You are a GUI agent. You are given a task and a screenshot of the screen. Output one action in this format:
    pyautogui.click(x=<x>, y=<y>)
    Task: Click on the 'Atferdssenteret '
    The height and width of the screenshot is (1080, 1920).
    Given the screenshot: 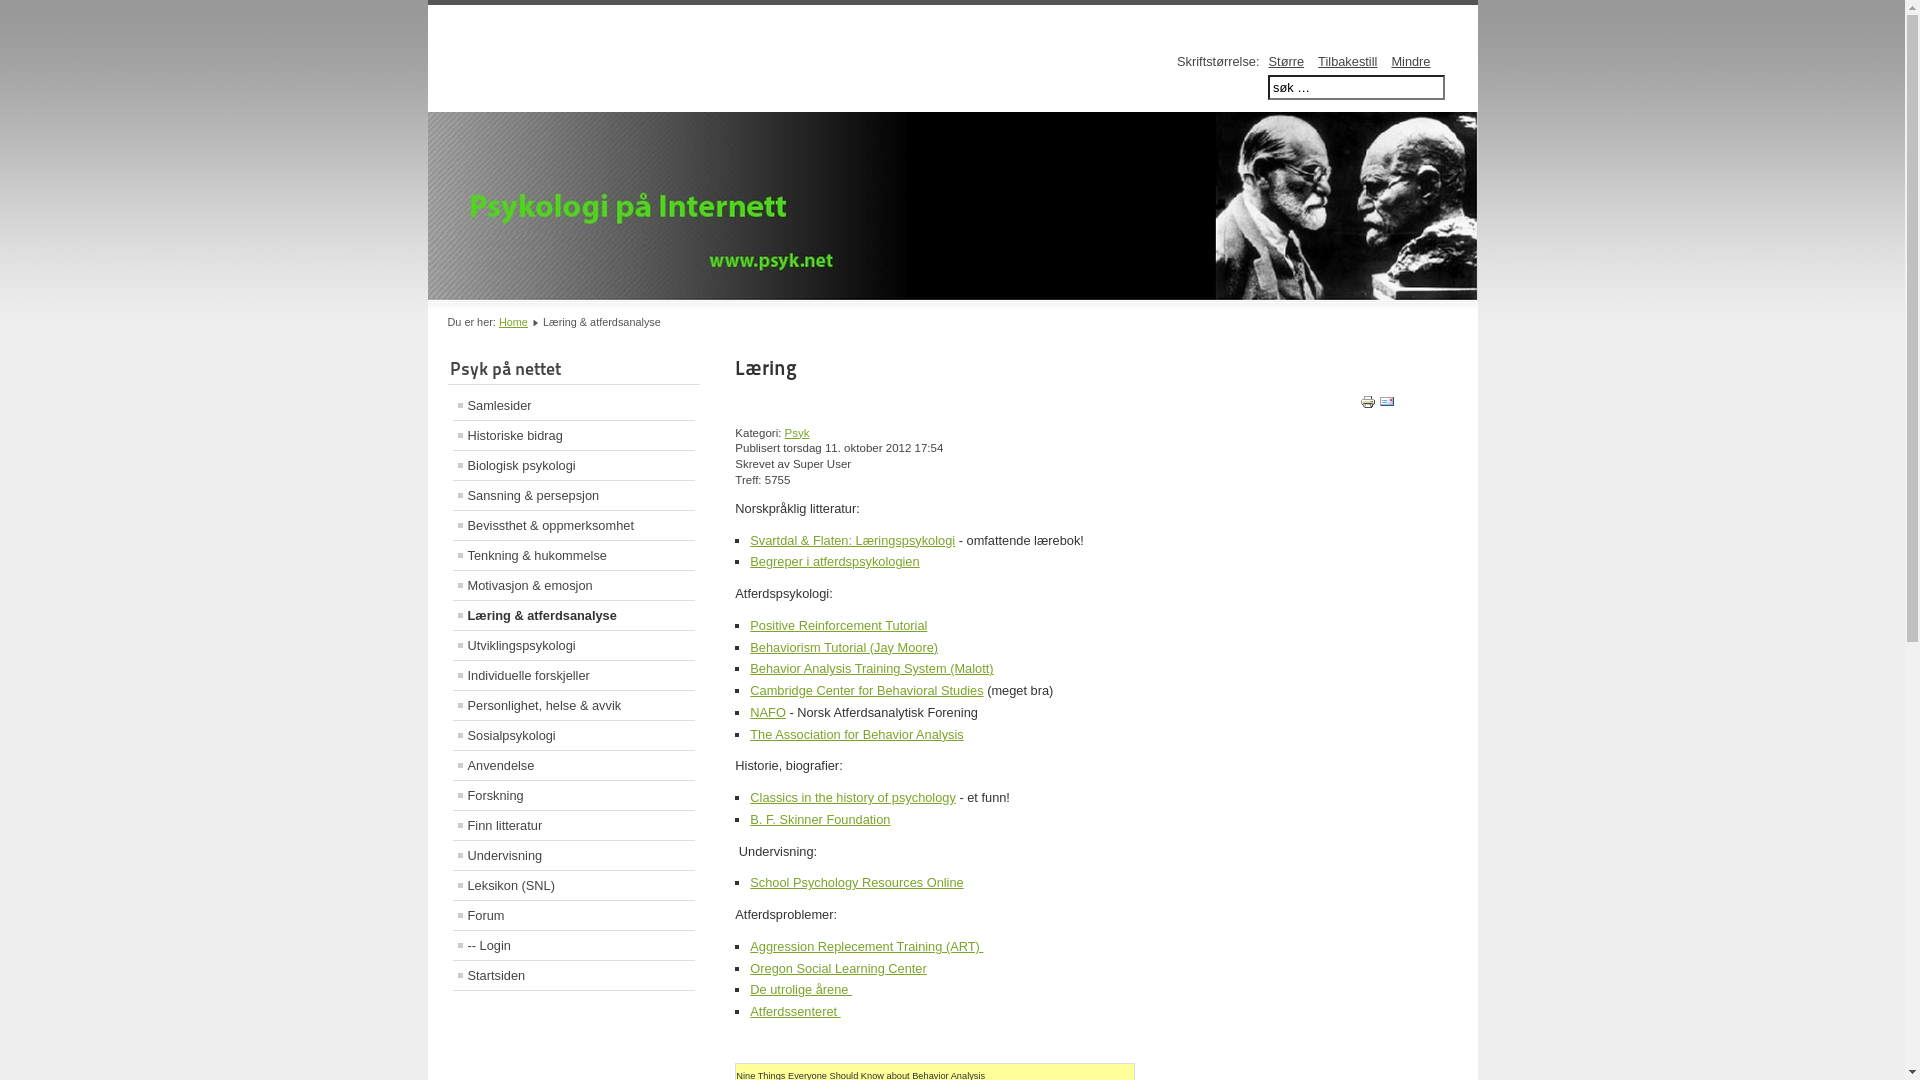 What is the action you would take?
    pyautogui.click(x=794, y=1011)
    